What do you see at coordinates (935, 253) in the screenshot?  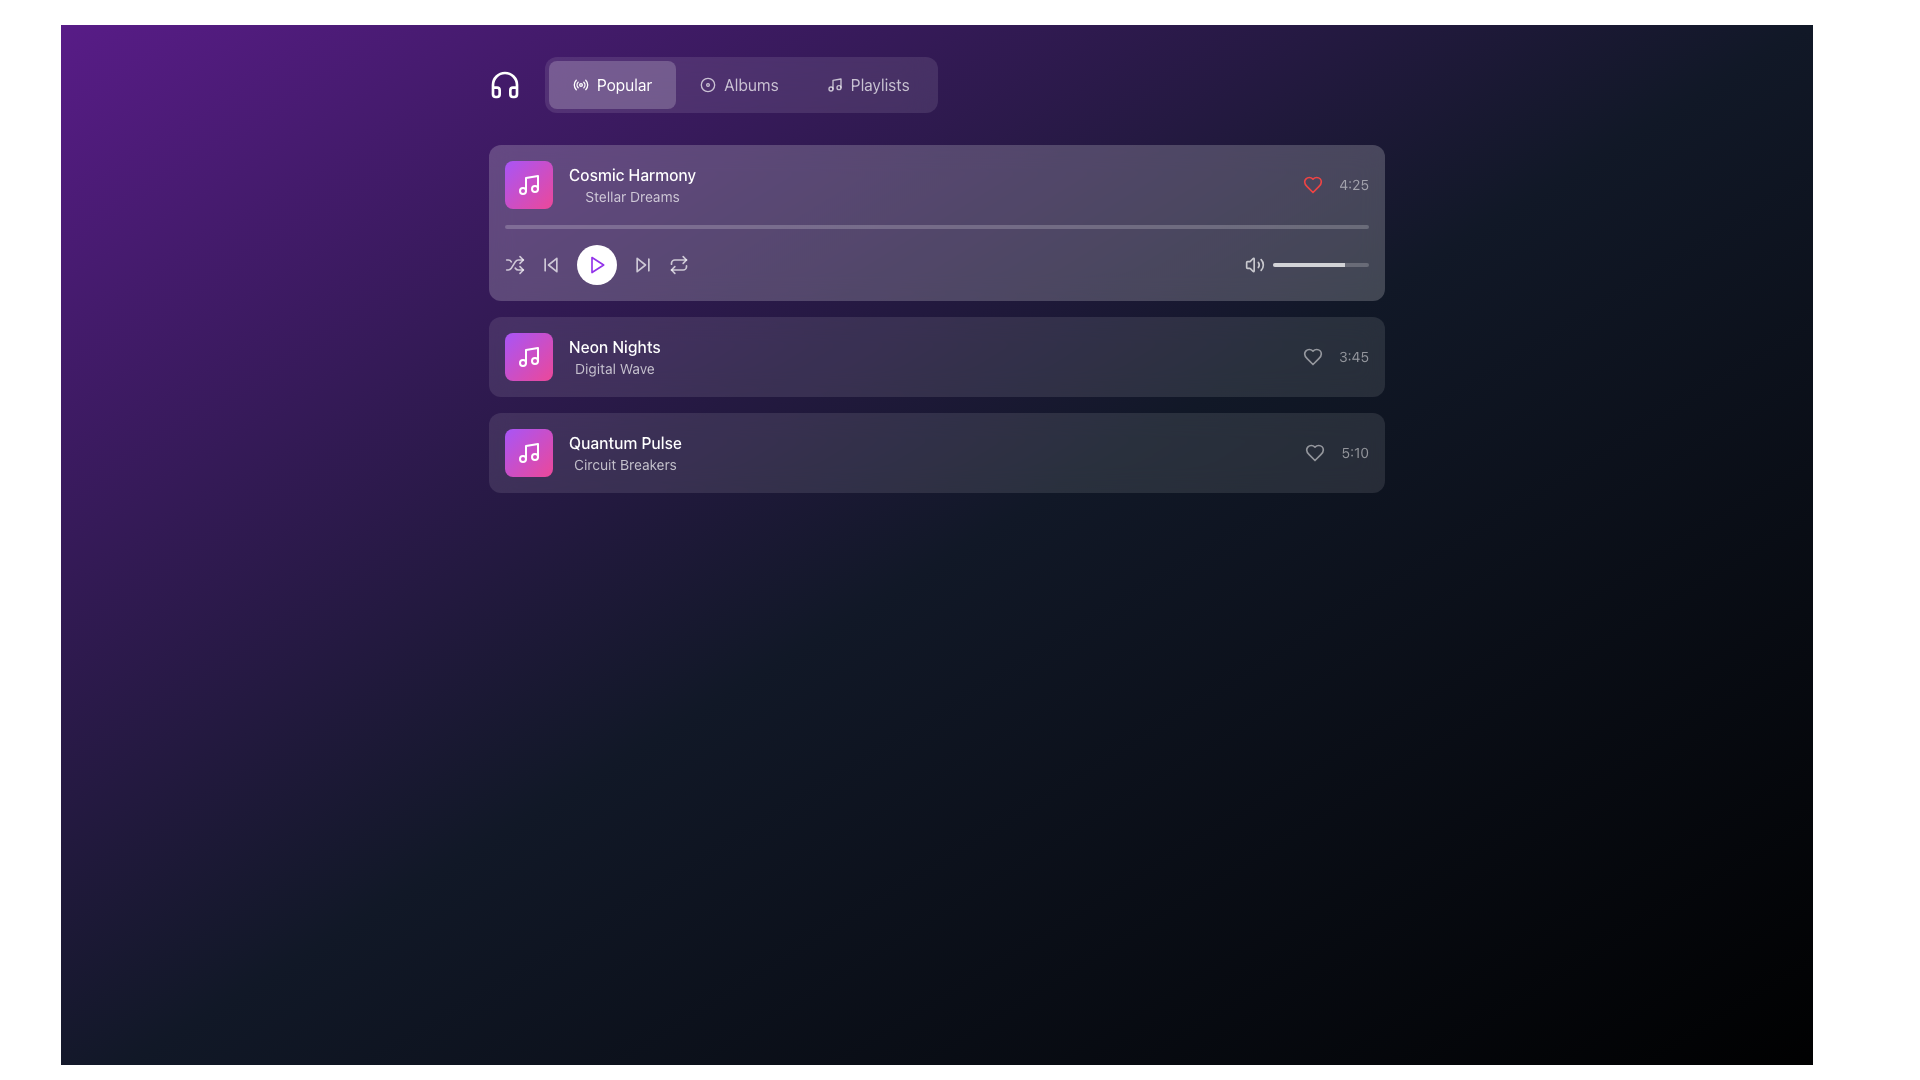 I see `the progress value of the Progress Bar located in the 'Cosmic Harmony' track section, positioned horizontally below the track title and above playback control buttons` at bounding box center [935, 253].